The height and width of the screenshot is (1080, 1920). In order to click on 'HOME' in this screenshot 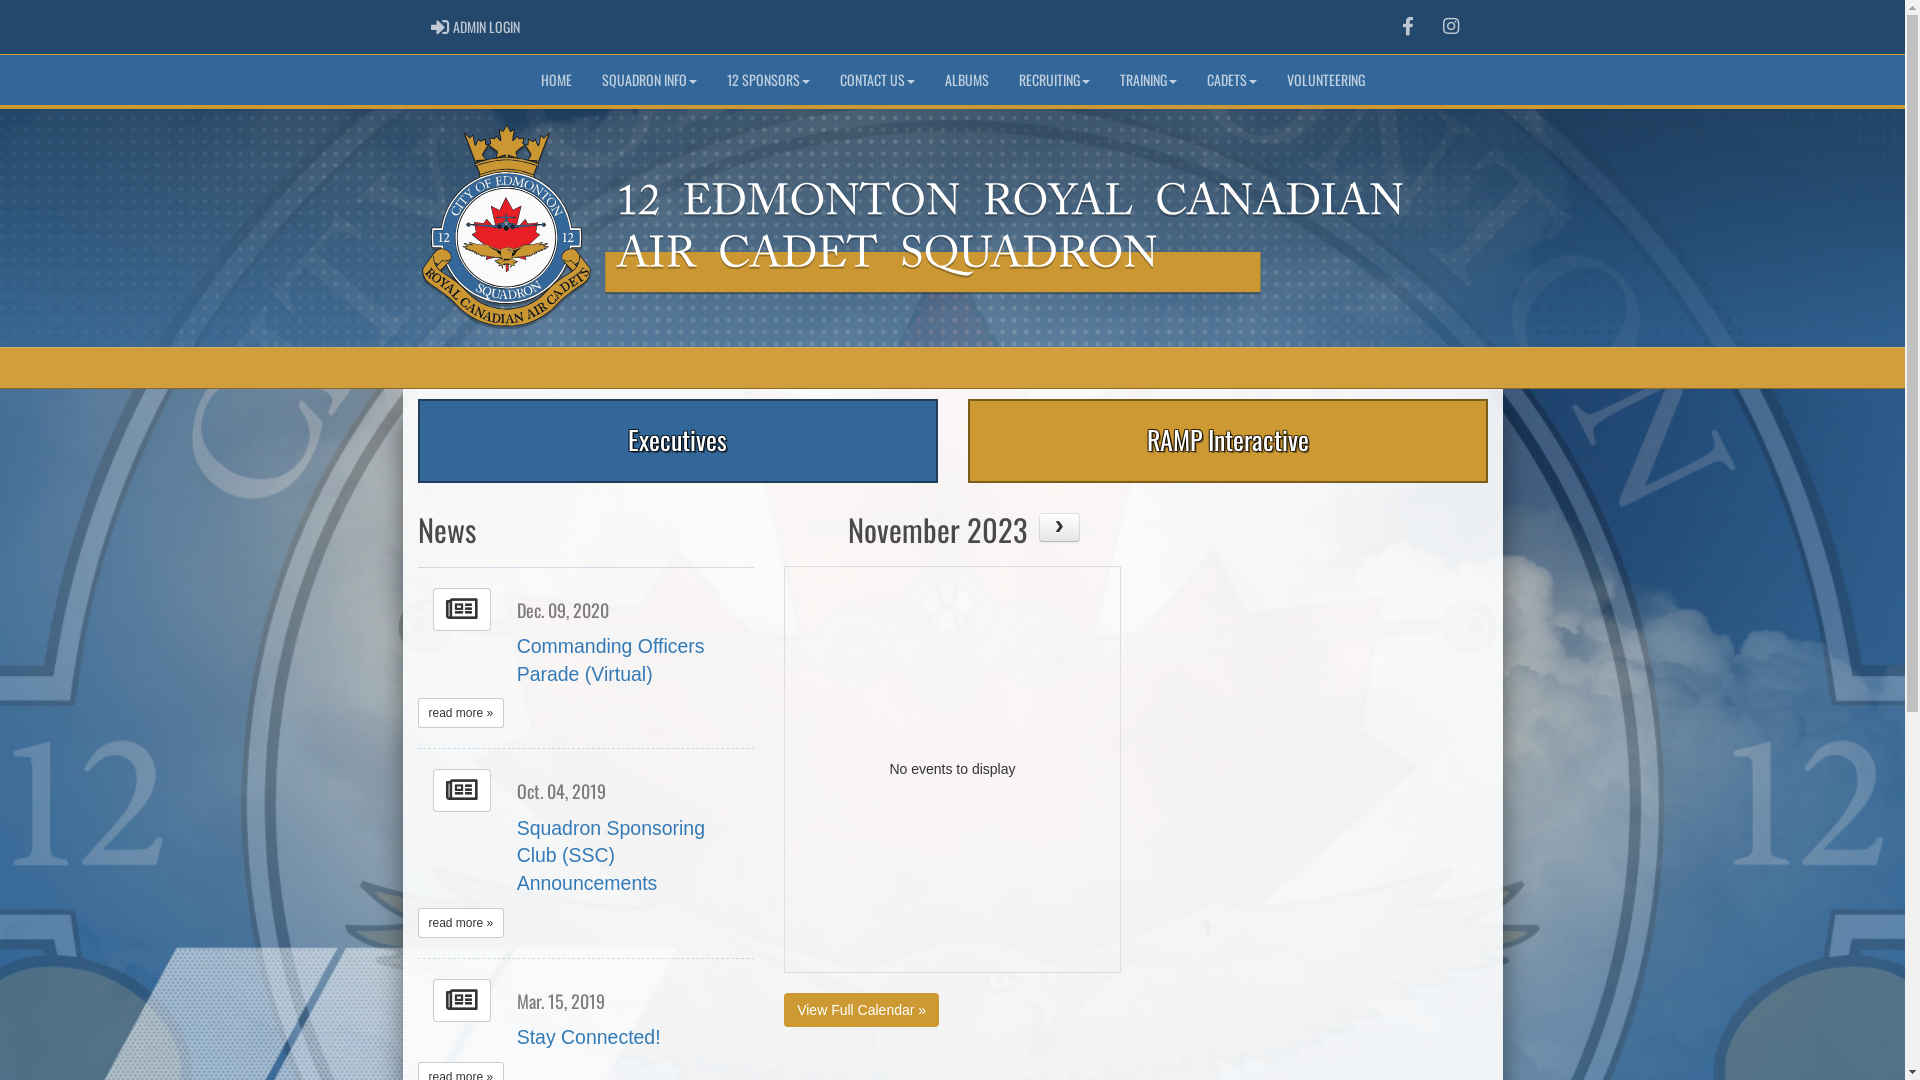, I will do `click(556, 79)`.